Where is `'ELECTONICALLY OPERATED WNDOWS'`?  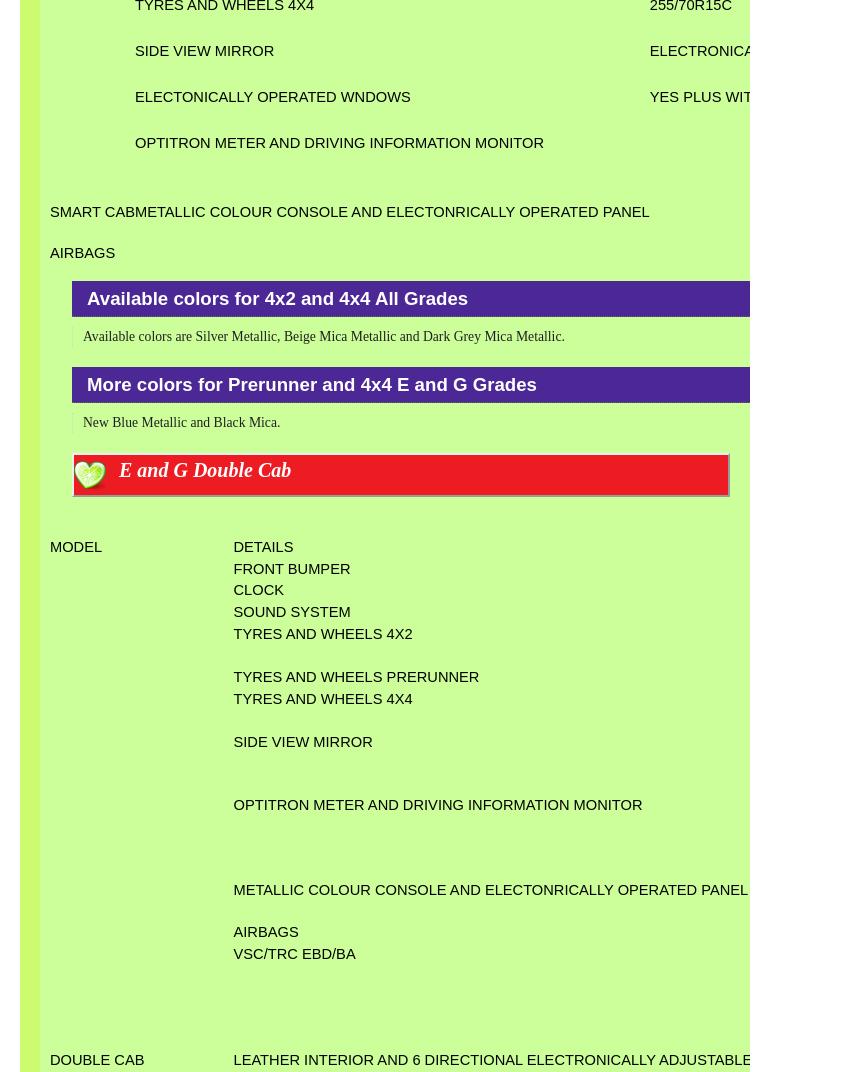 'ELECTONICALLY OPERATED WNDOWS' is located at coordinates (272, 97).